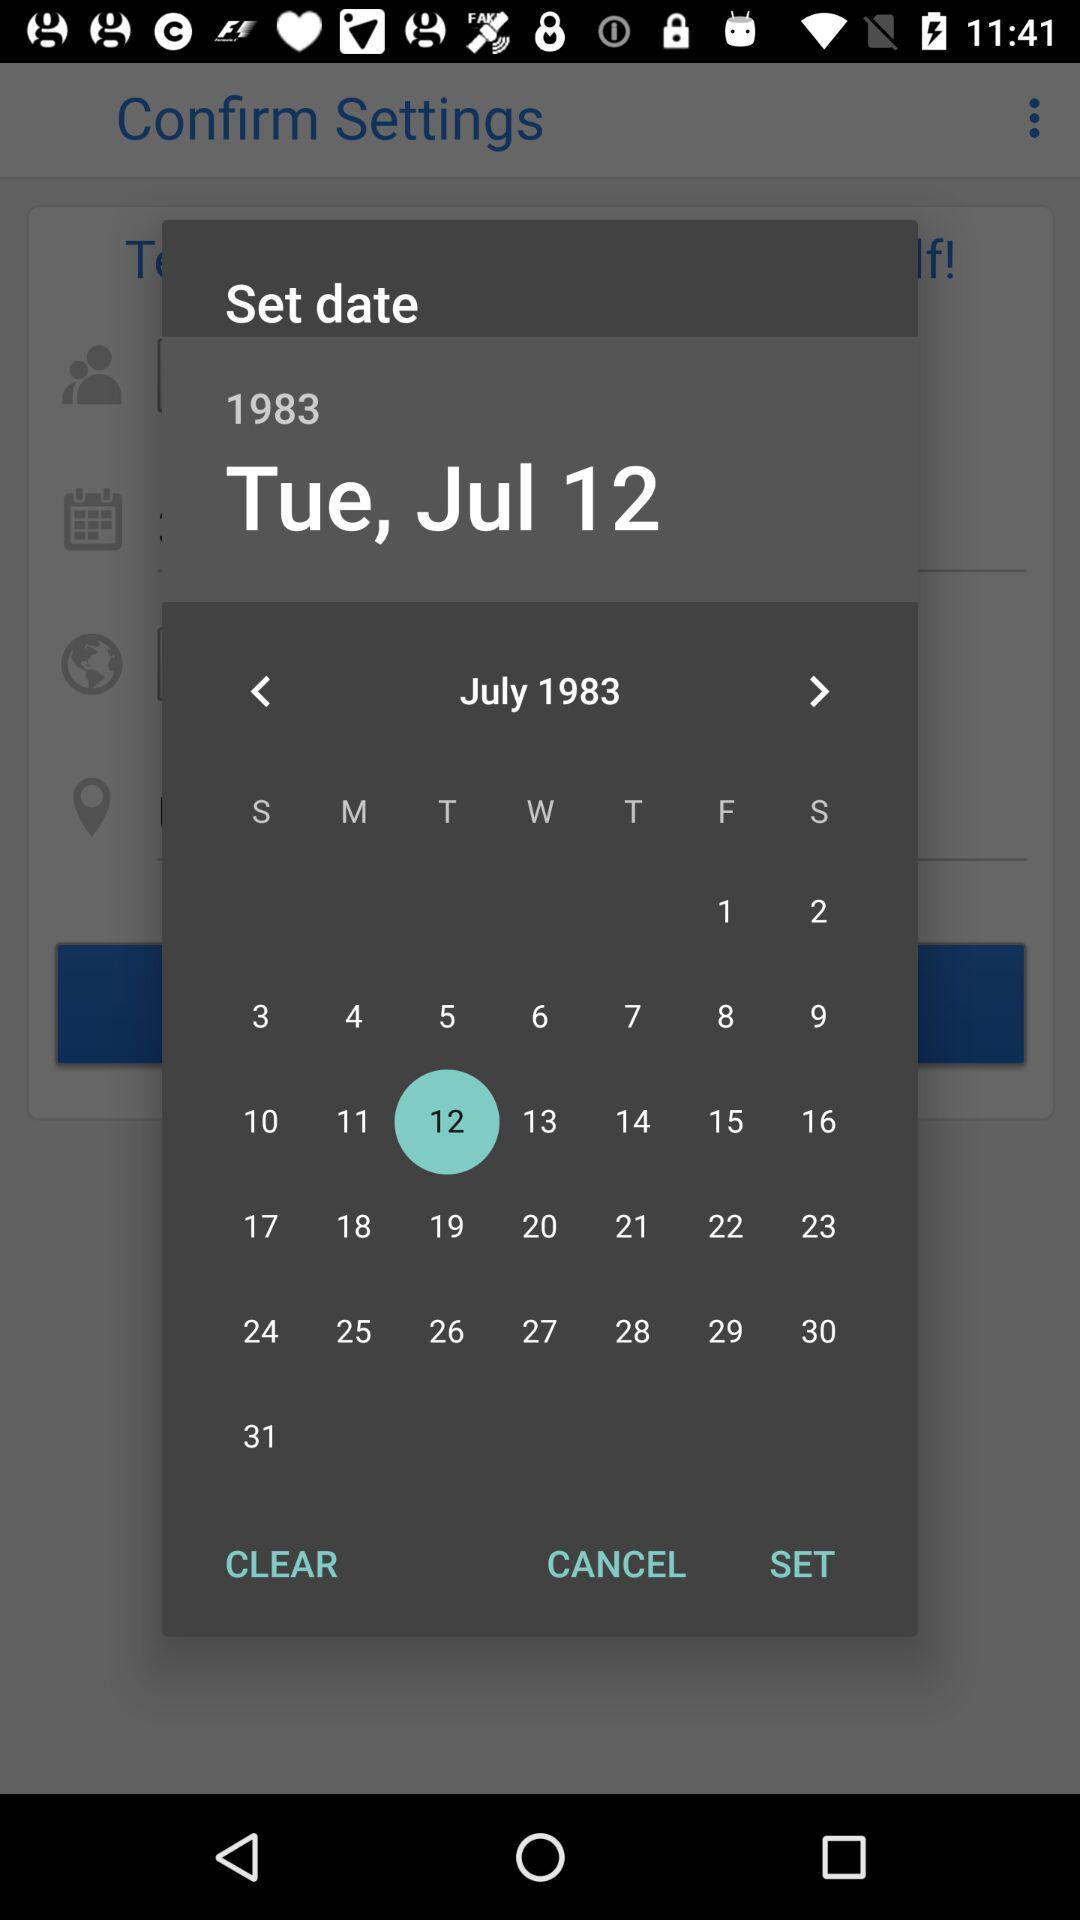 The height and width of the screenshot is (1920, 1080). What do you see at coordinates (818, 691) in the screenshot?
I see `icon on the right` at bounding box center [818, 691].